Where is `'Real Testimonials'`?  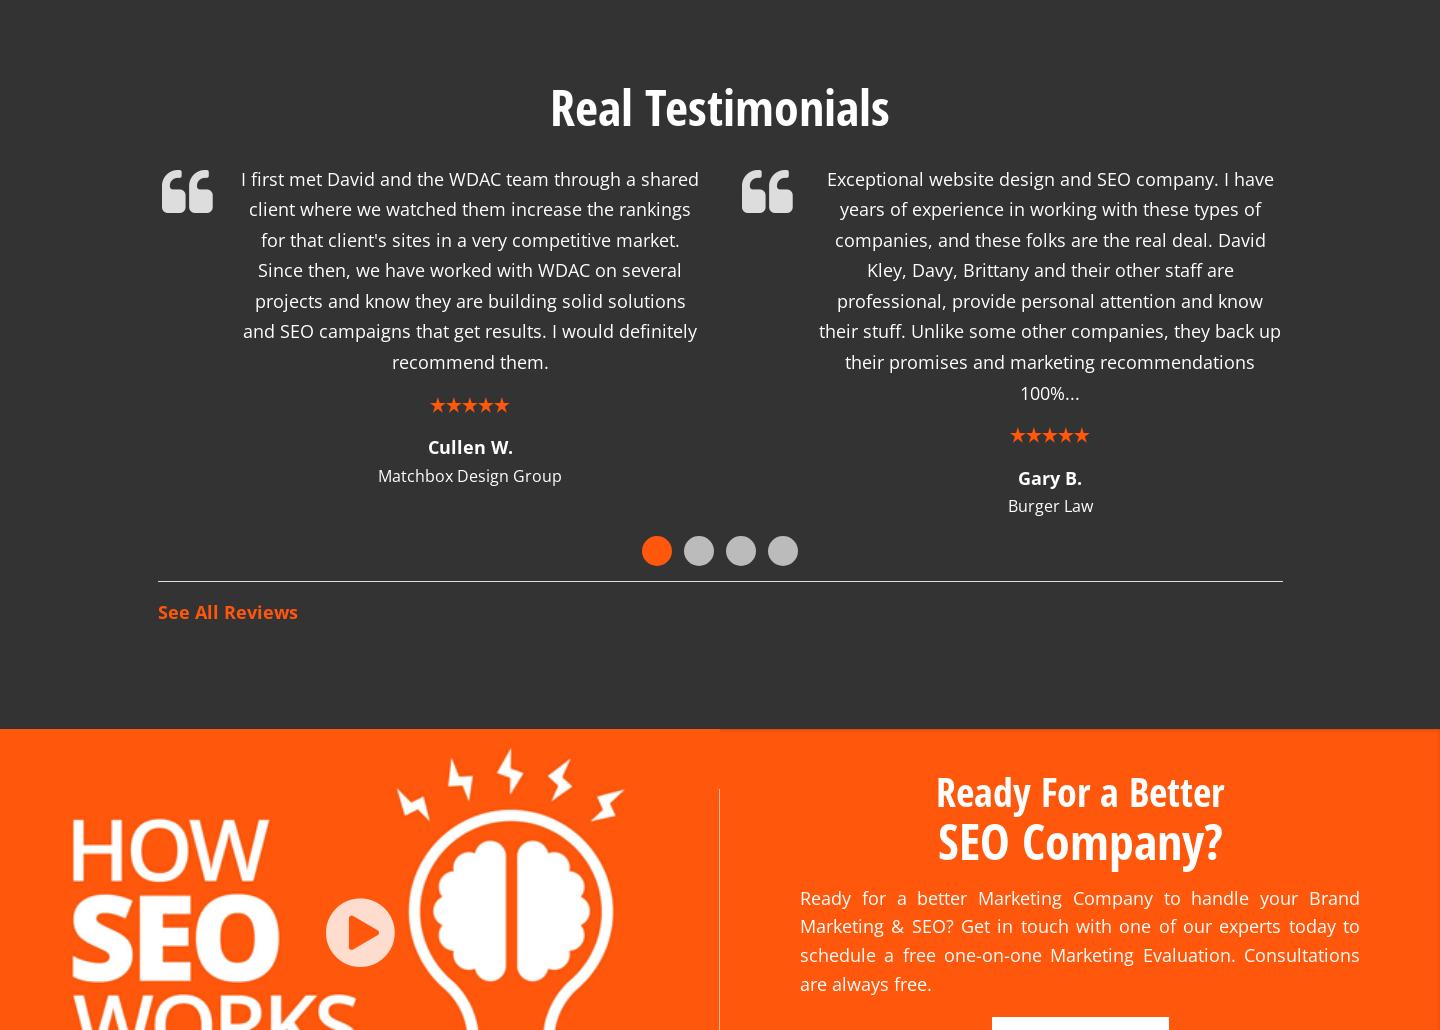 'Real Testimonials' is located at coordinates (549, 81).